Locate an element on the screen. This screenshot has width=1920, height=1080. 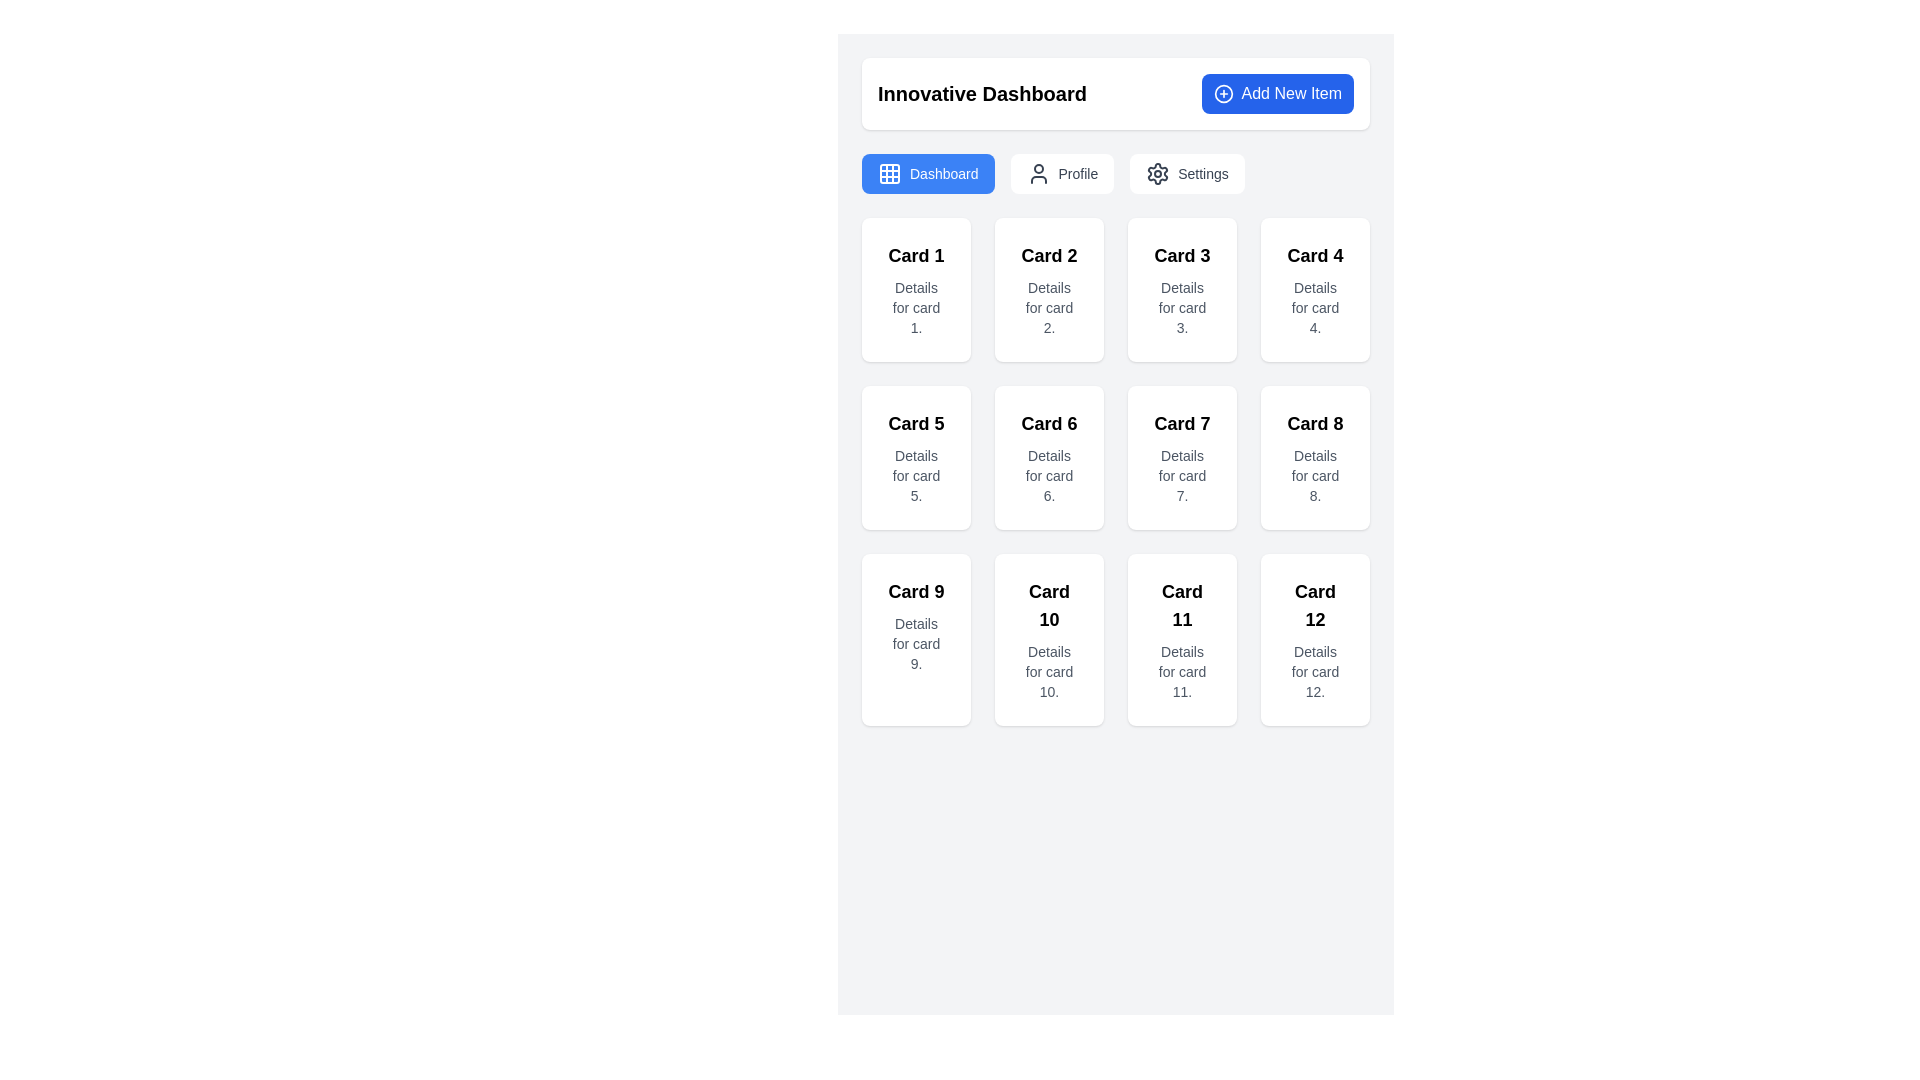
the content of the Informational Card titled 'Card 11', which features a white background, bold title 'Card 11' at the top, and a description 'Details for card 11.' below it is located at coordinates (1182, 640).